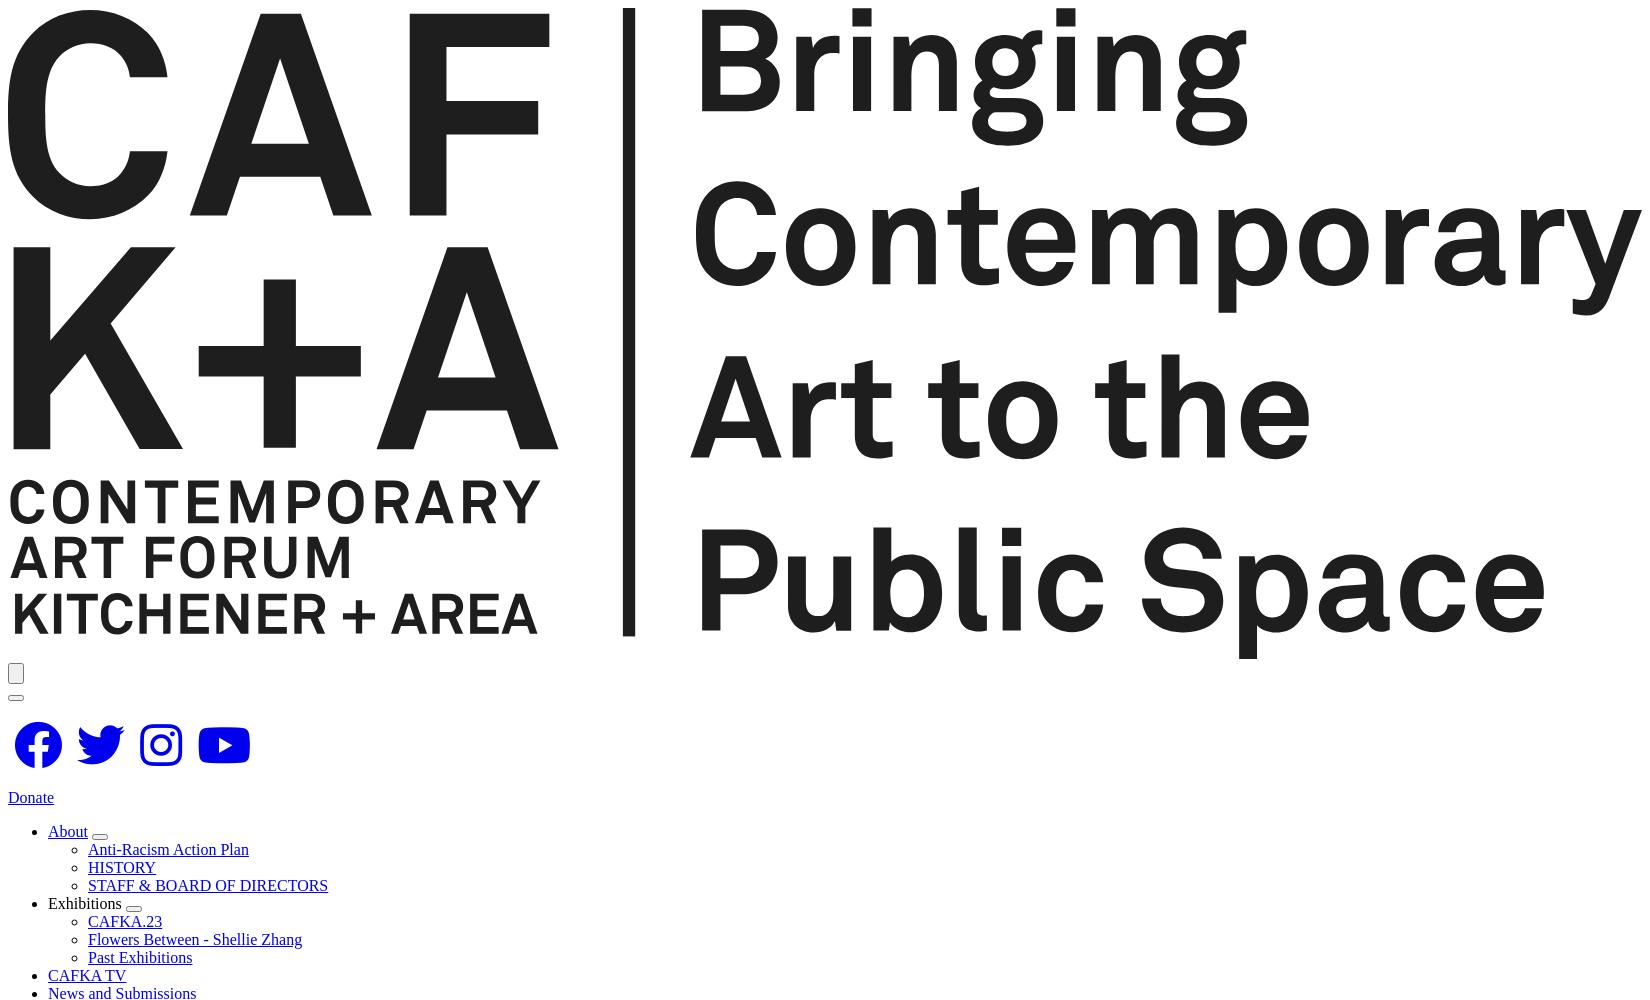  What do you see at coordinates (48, 829) in the screenshot?
I see `'About'` at bounding box center [48, 829].